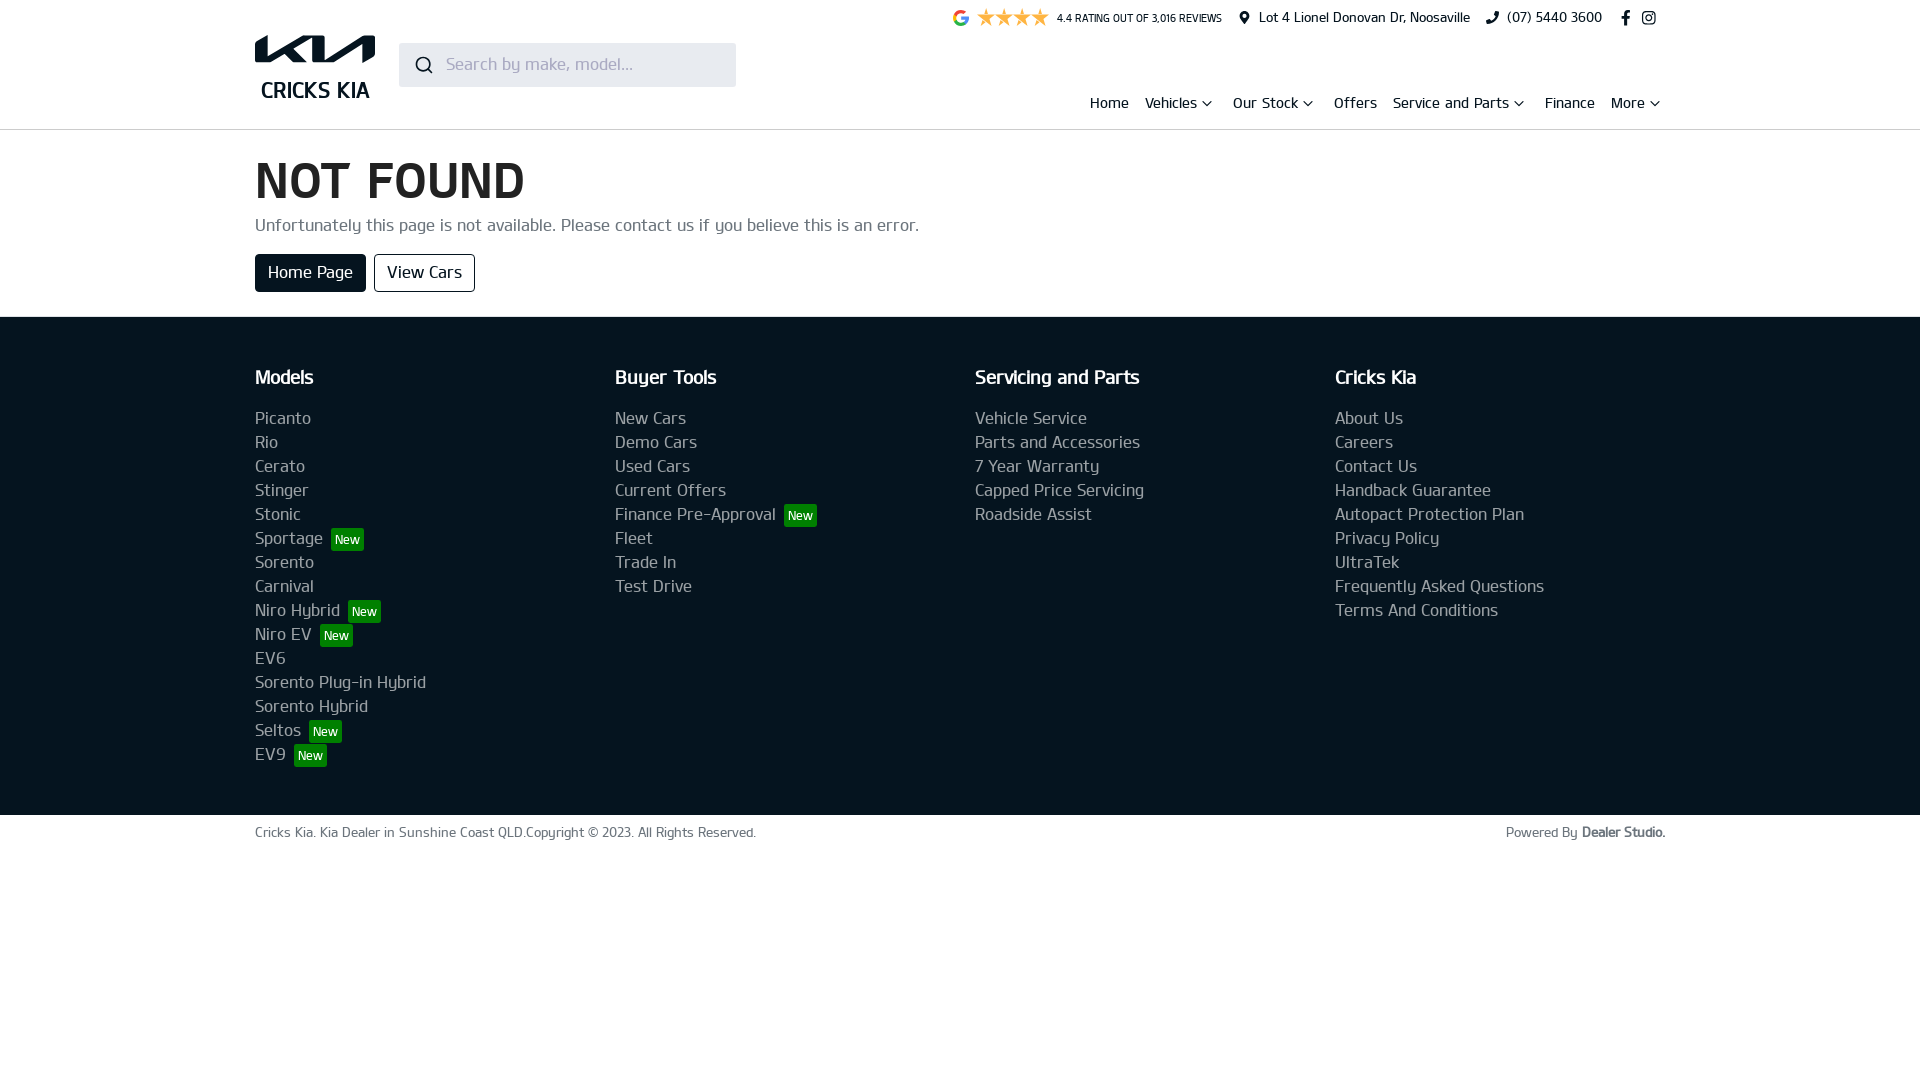 This screenshot has height=1080, width=1920. What do you see at coordinates (423, 273) in the screenshot?
I see `'View Cars'` at bounding box center [423, 273].